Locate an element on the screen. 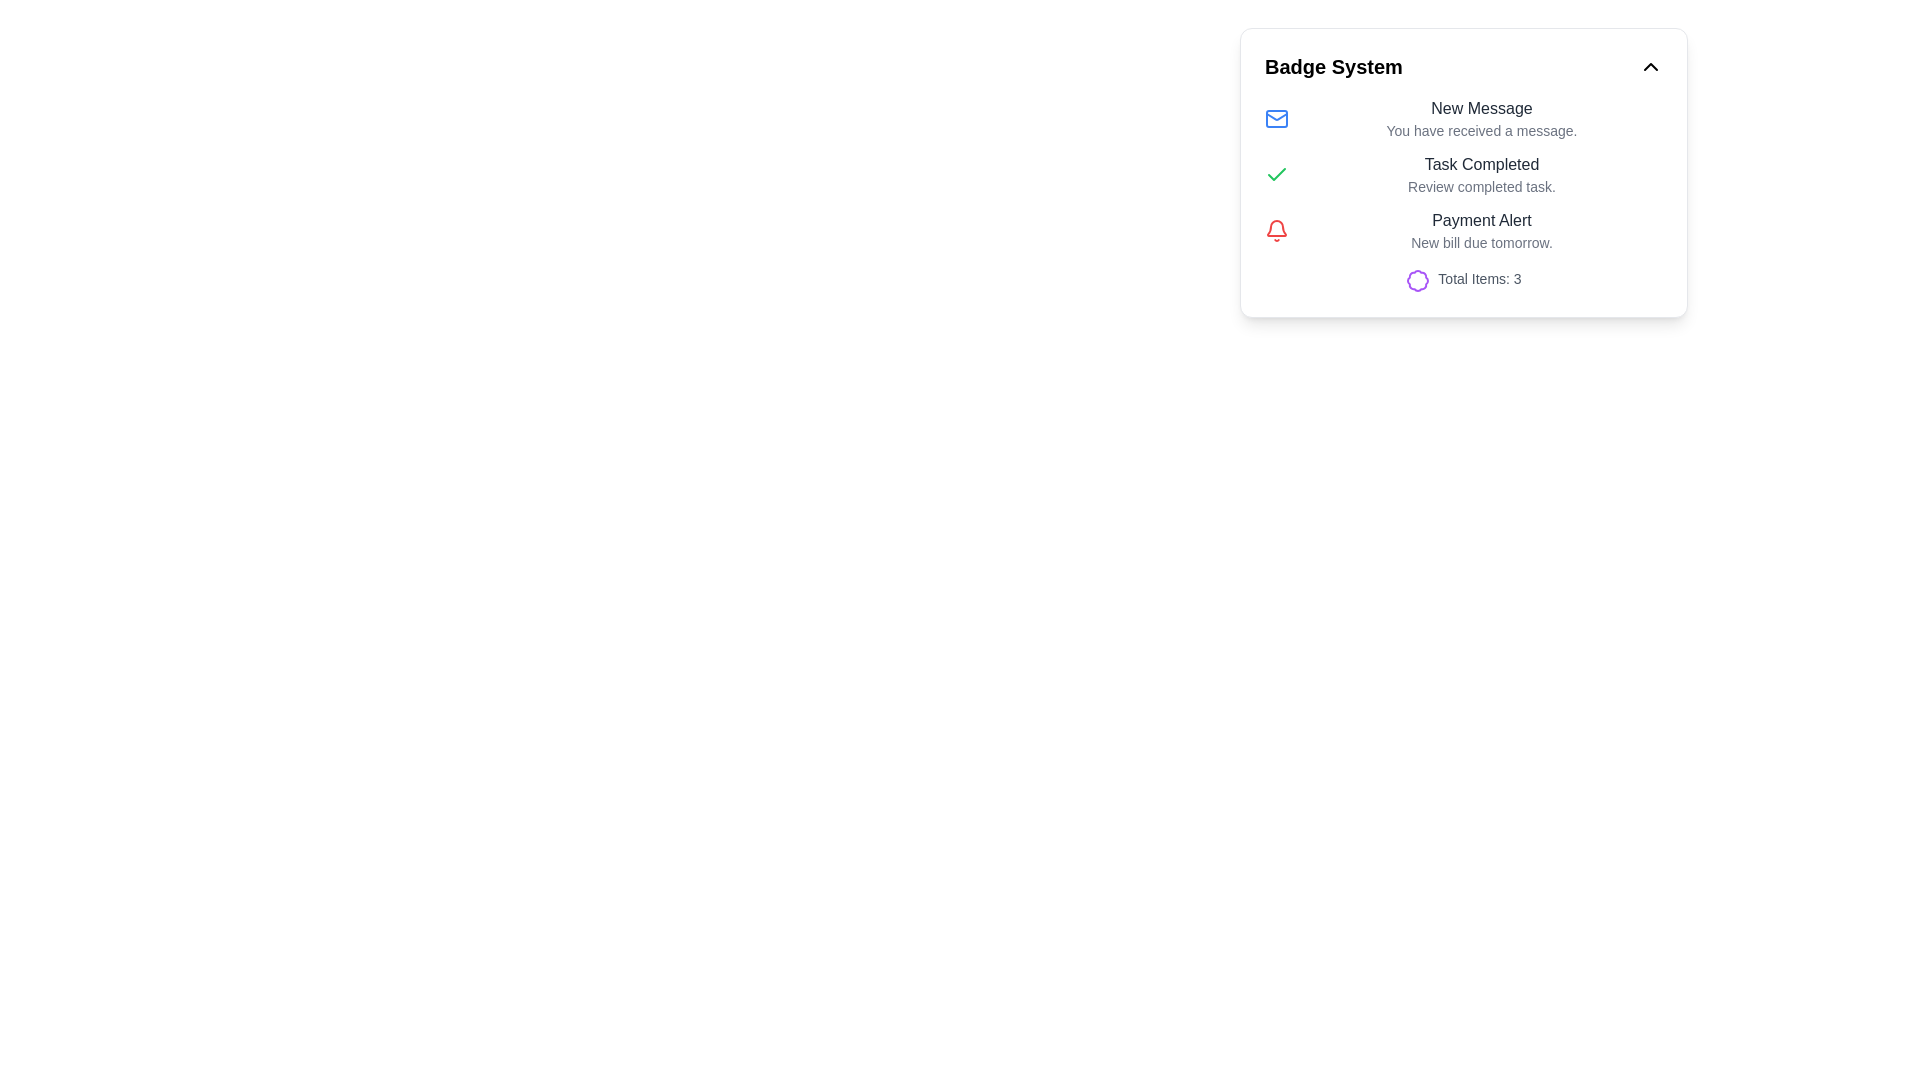  the lower triangular line of the blue envelope icon located at the top-left of the 'Badge System' card is located at coordinates (1275, 115).